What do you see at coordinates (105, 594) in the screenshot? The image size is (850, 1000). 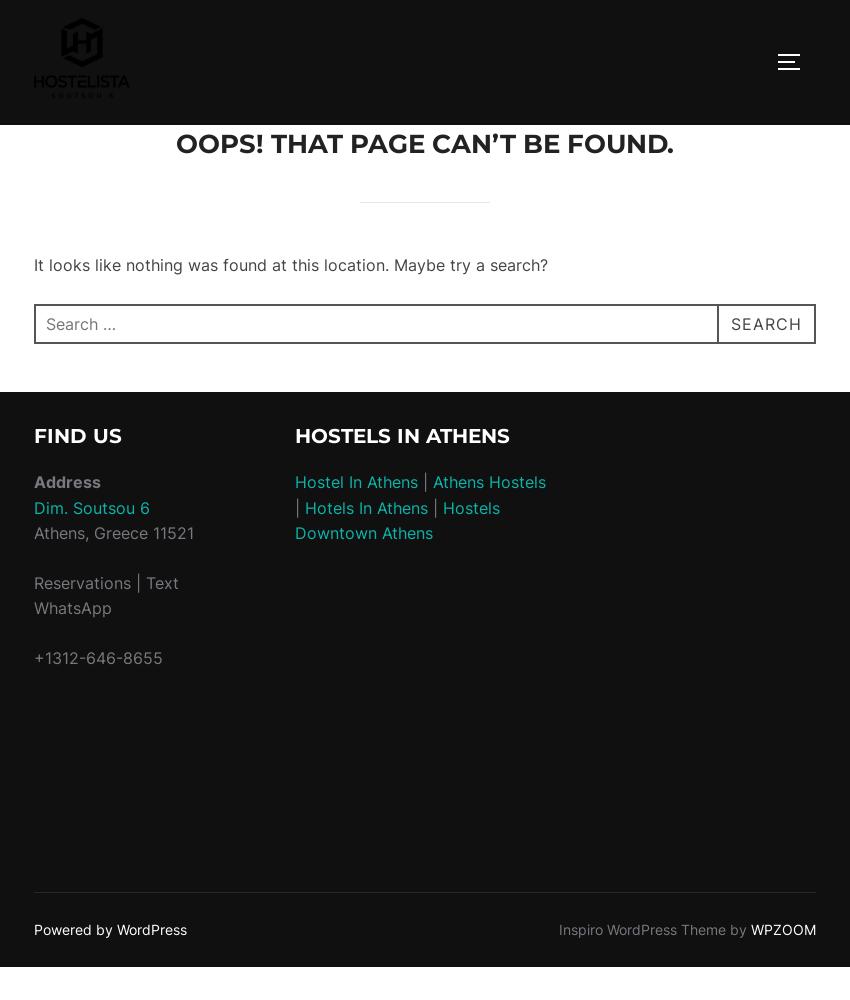 I see `'Reservations | Text WhatsApp'` at bounding box center [105, 594].